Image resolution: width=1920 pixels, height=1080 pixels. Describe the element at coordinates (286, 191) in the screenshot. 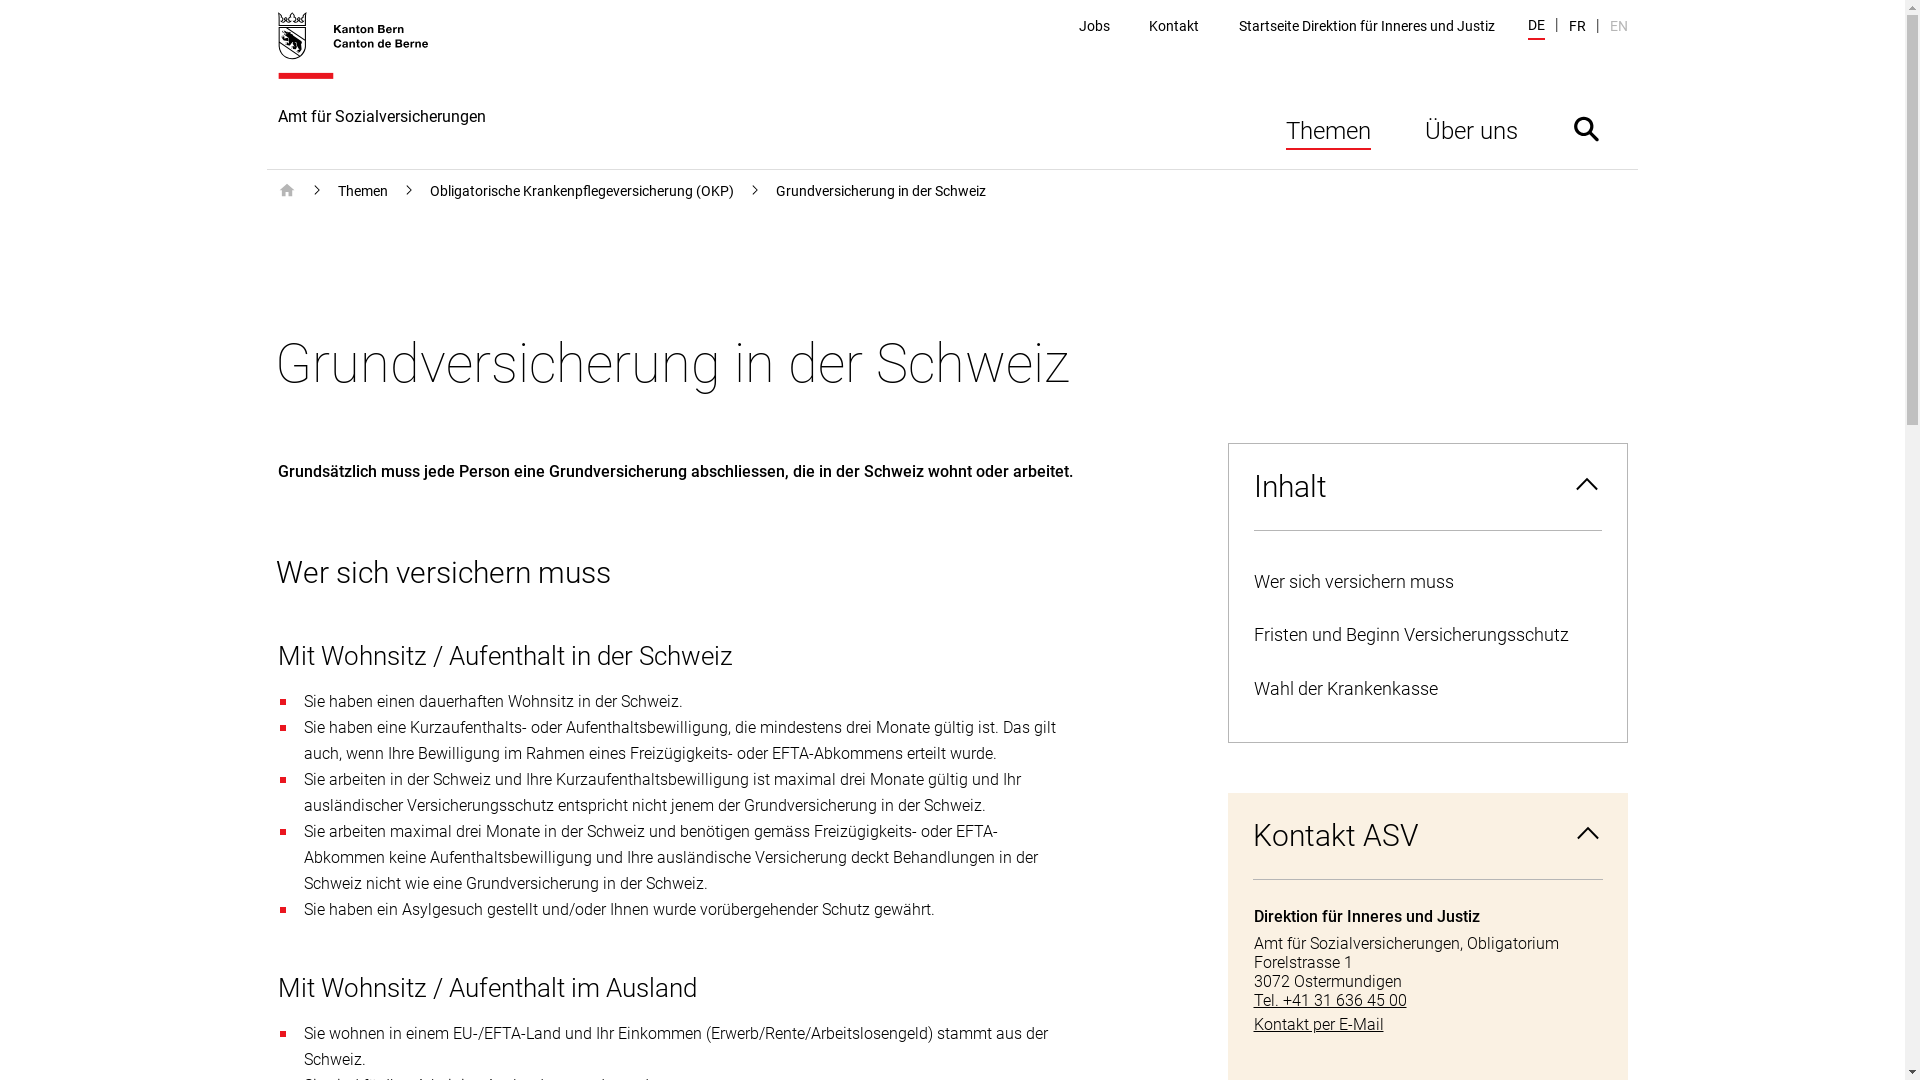

I see `'Startseite'` at that location.